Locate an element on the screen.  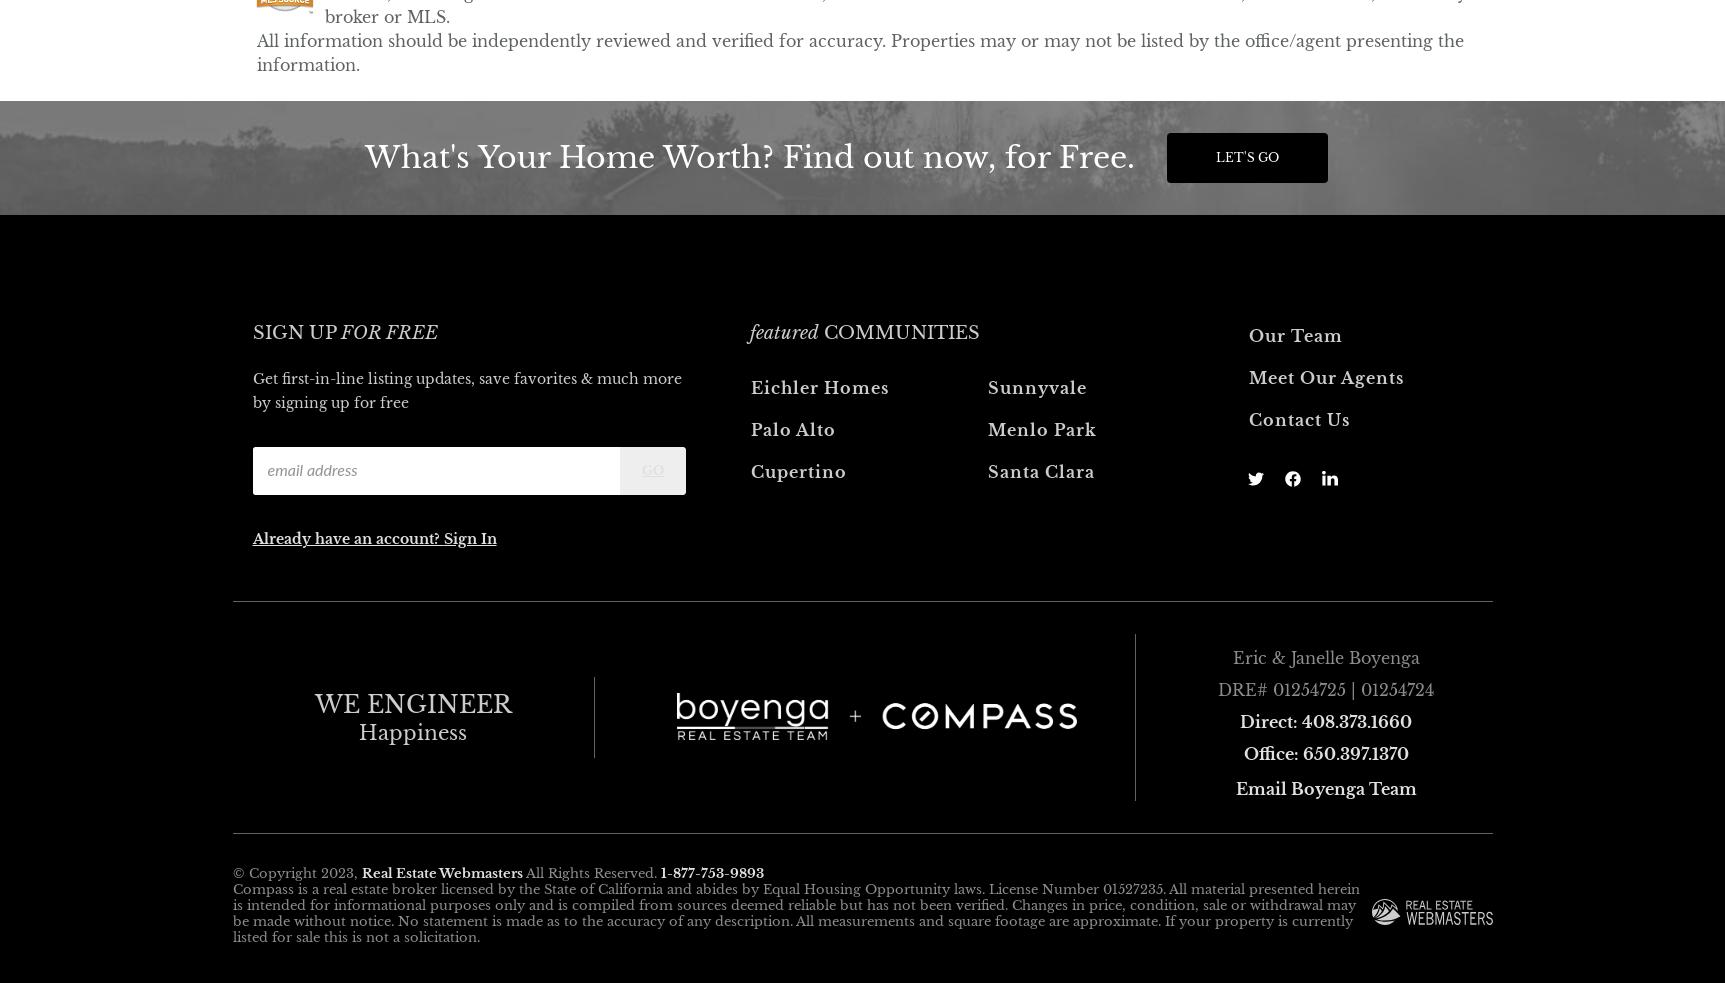
'© Copyright 2023,' is located at coordinates (295, 872).